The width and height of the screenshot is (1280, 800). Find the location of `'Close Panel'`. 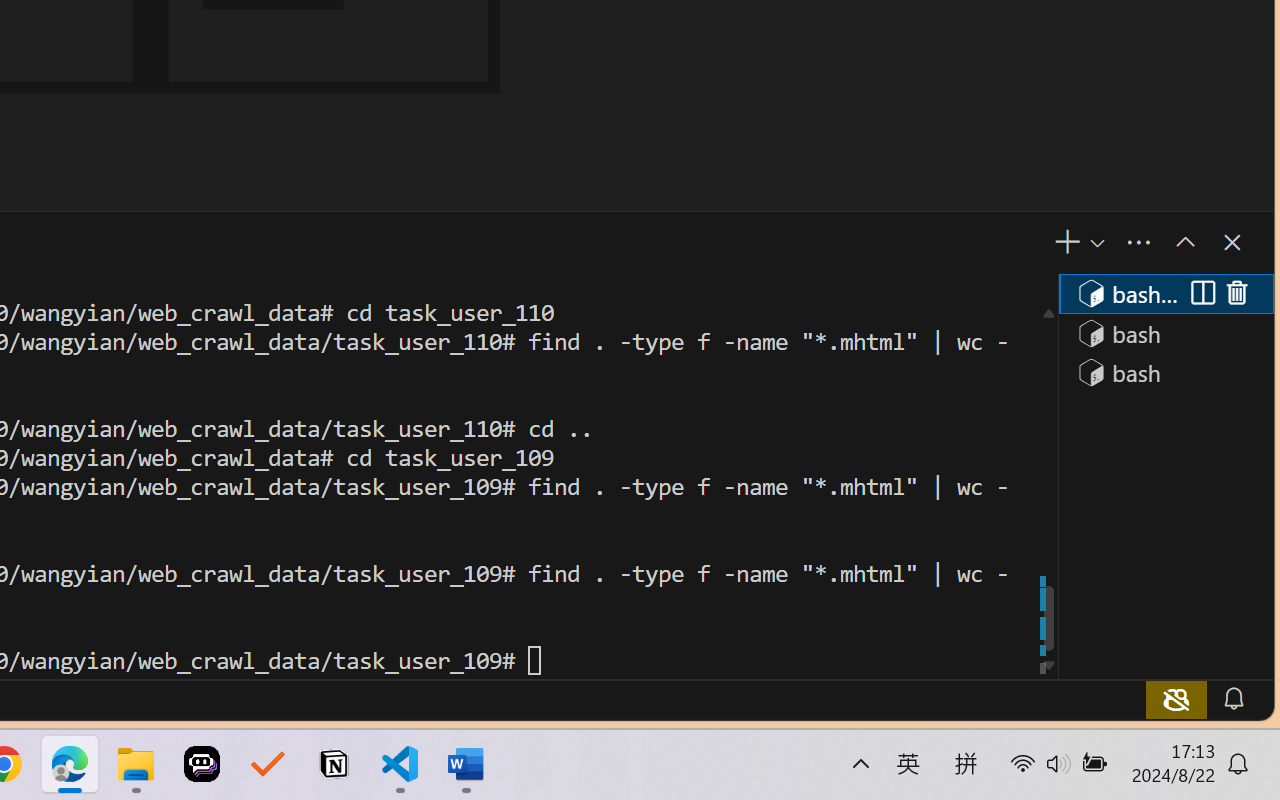

'Close Panel' is located at coordinates (1229, 241).